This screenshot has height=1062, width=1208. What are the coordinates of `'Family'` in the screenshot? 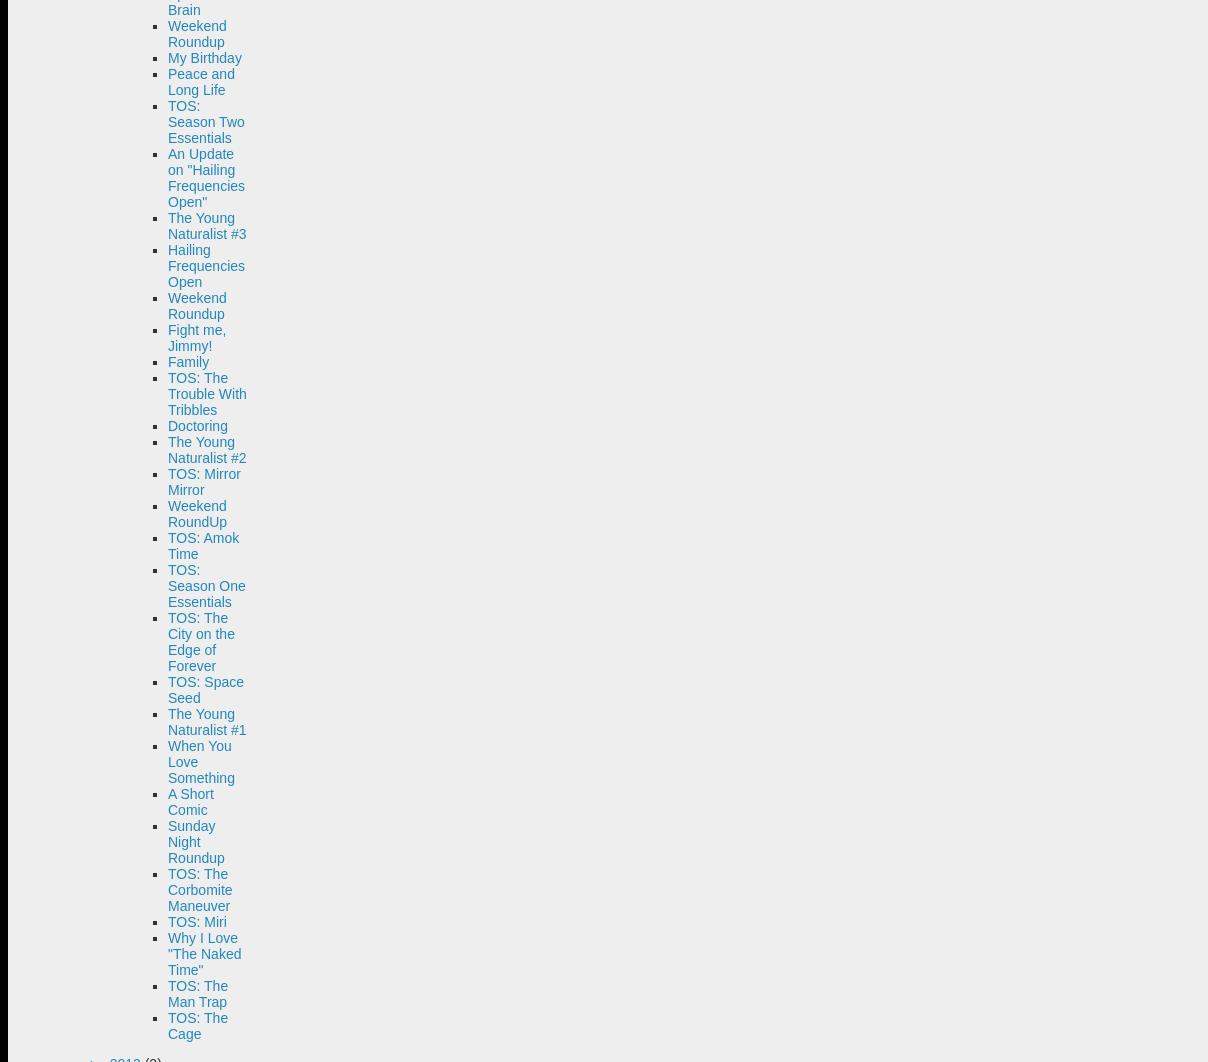 It's located at (188, 361).